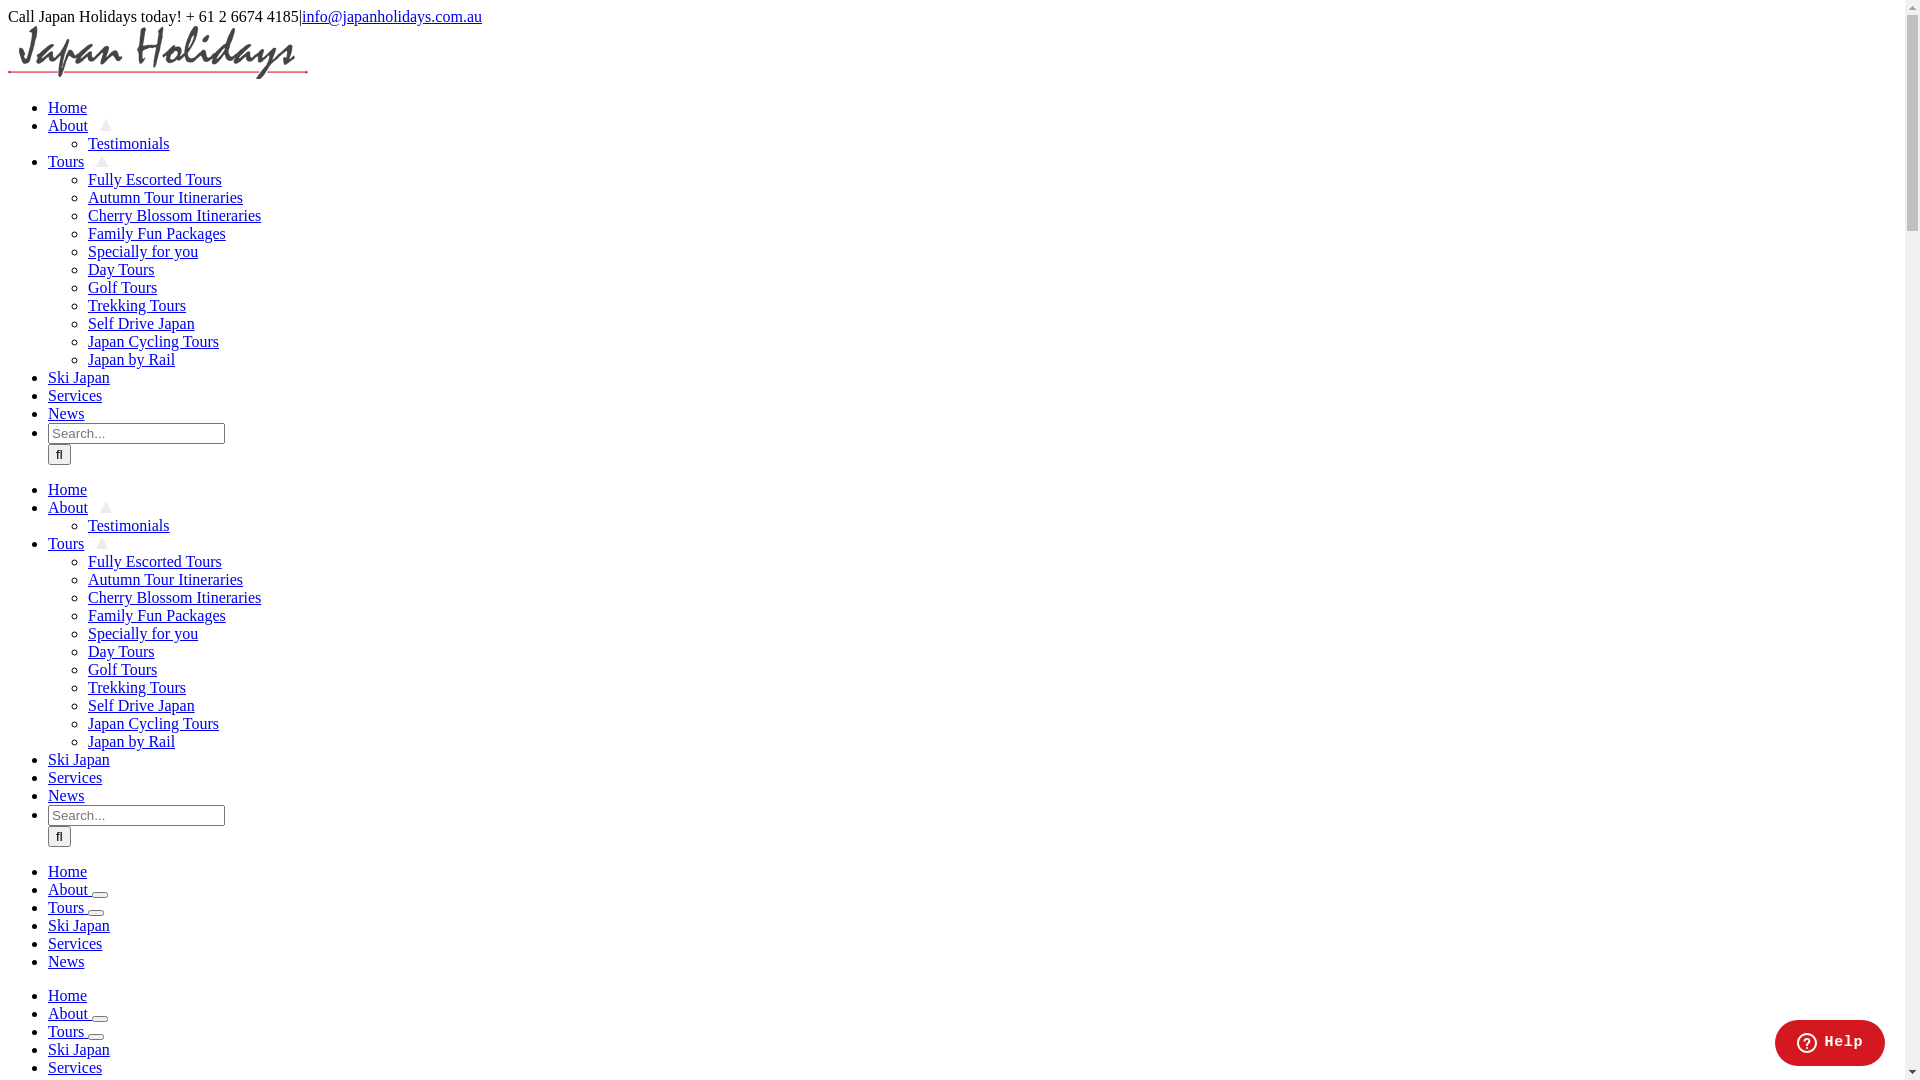 The width and height of the screenshot is (1920, 1080). Describe the element at coordinates (1774, 1044) in the screenshot. I see `'Opens a widget where you can chat to one of our agents'` at that location.